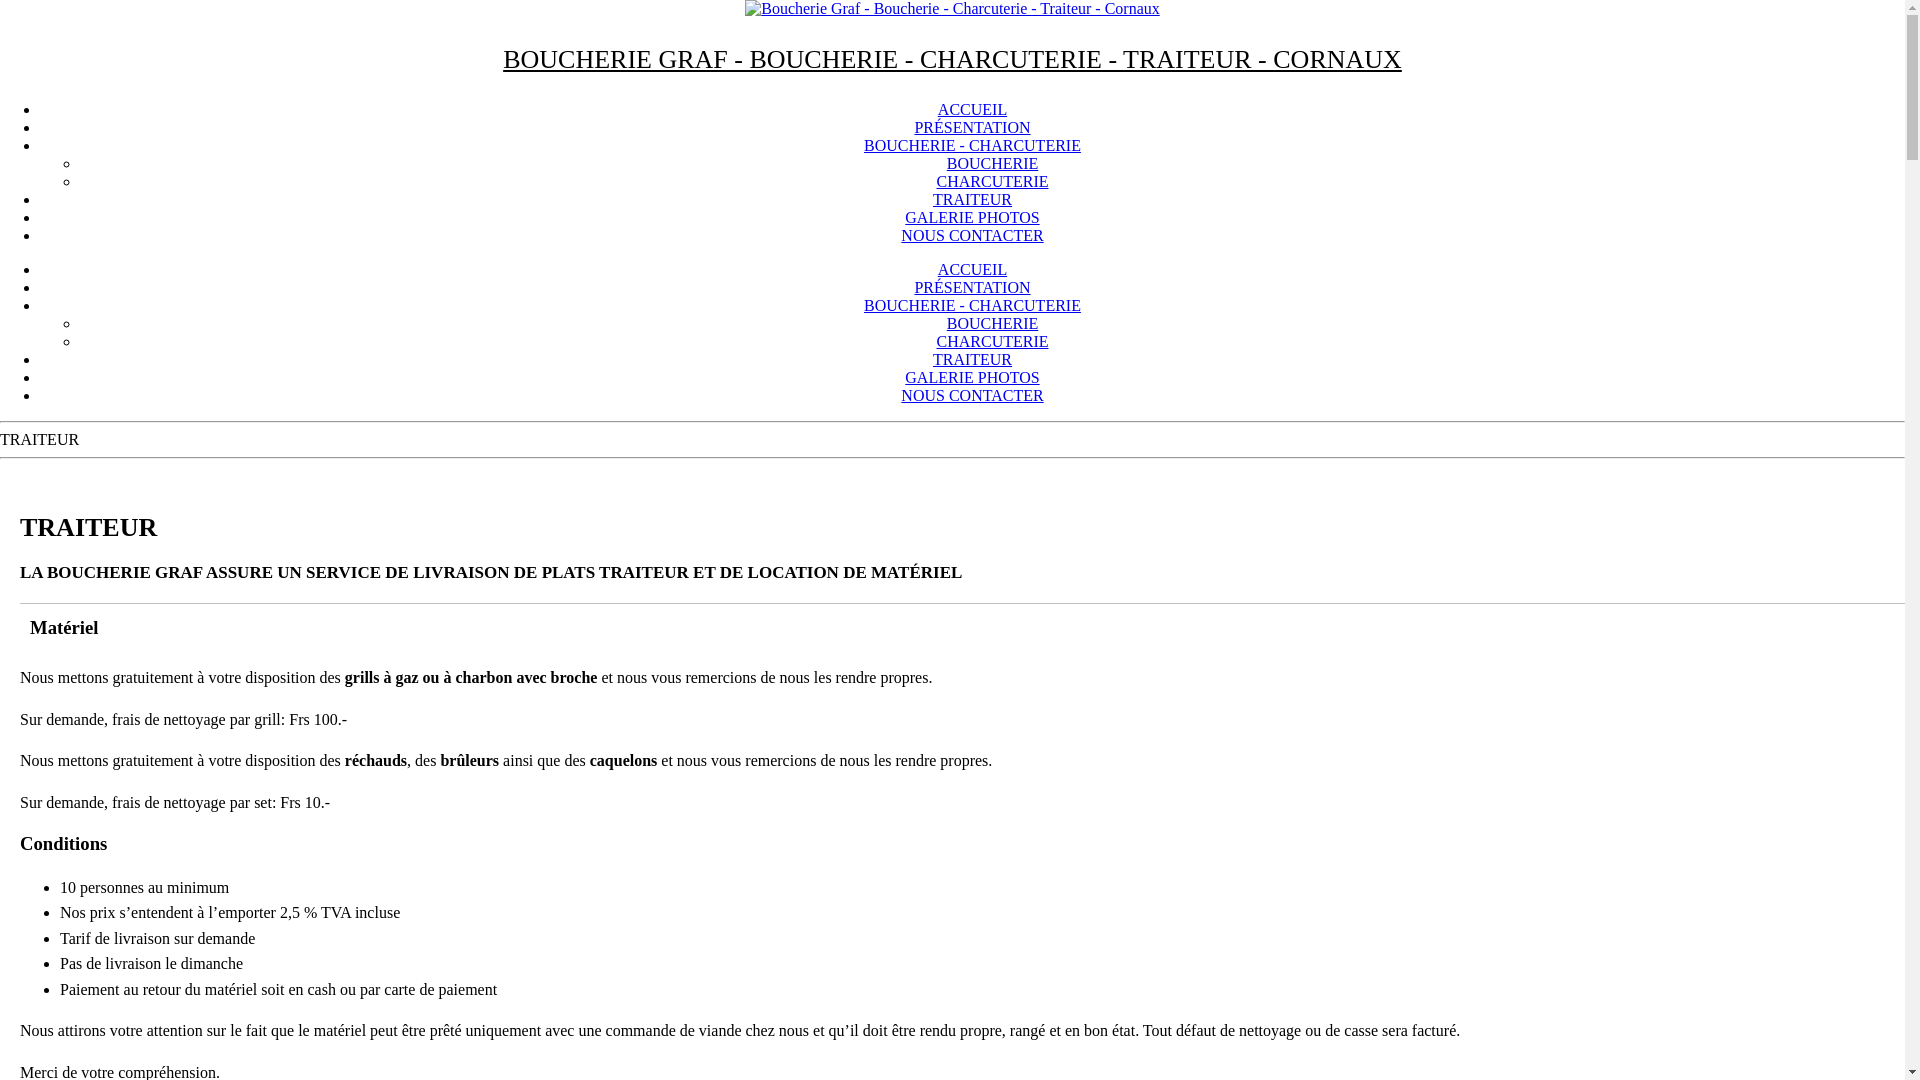 The height and width of the screenshot is (1080, 1920). What do you see at coordinates (993, 322) in the screenshot?
I see `'BOUCHERIE'` at bounding box center [993, 322].